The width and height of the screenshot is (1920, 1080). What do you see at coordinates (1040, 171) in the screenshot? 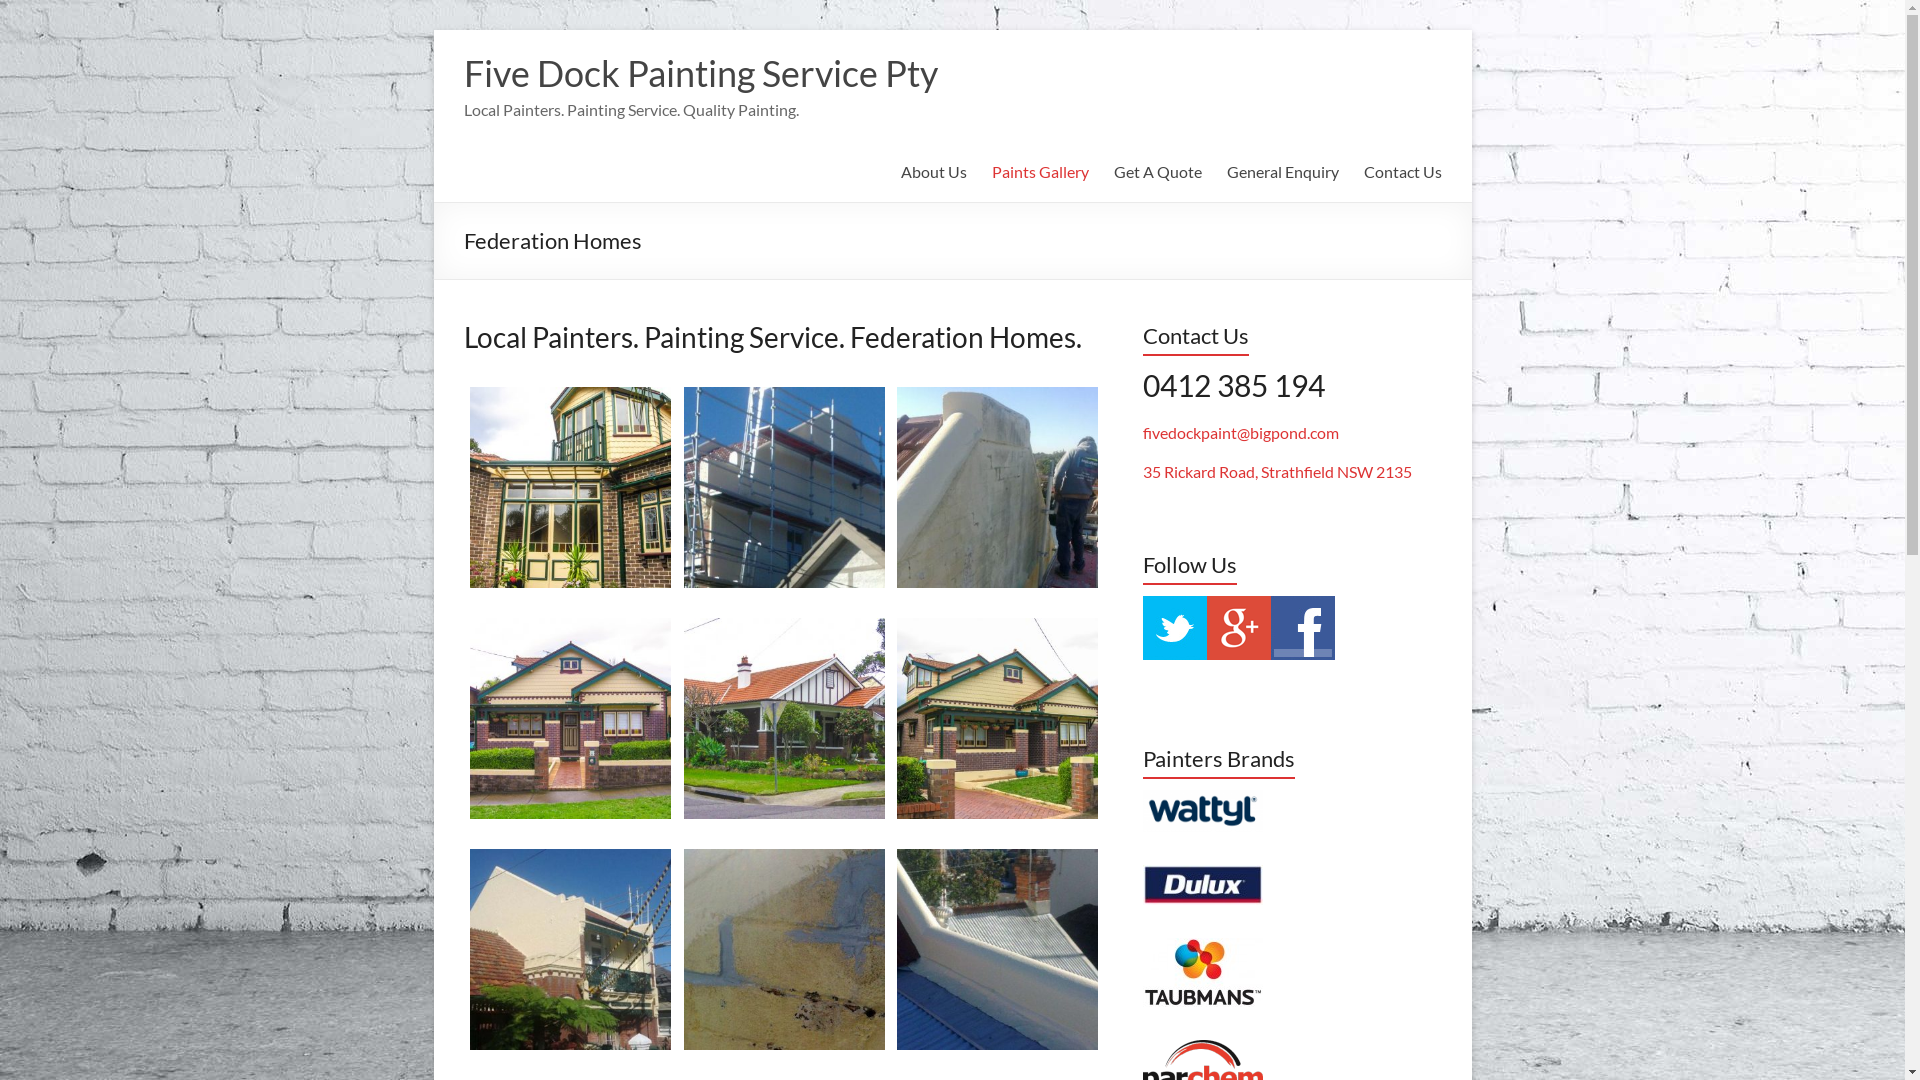
I see `'Paints Gallery'` at bounding box center [1040, 171].